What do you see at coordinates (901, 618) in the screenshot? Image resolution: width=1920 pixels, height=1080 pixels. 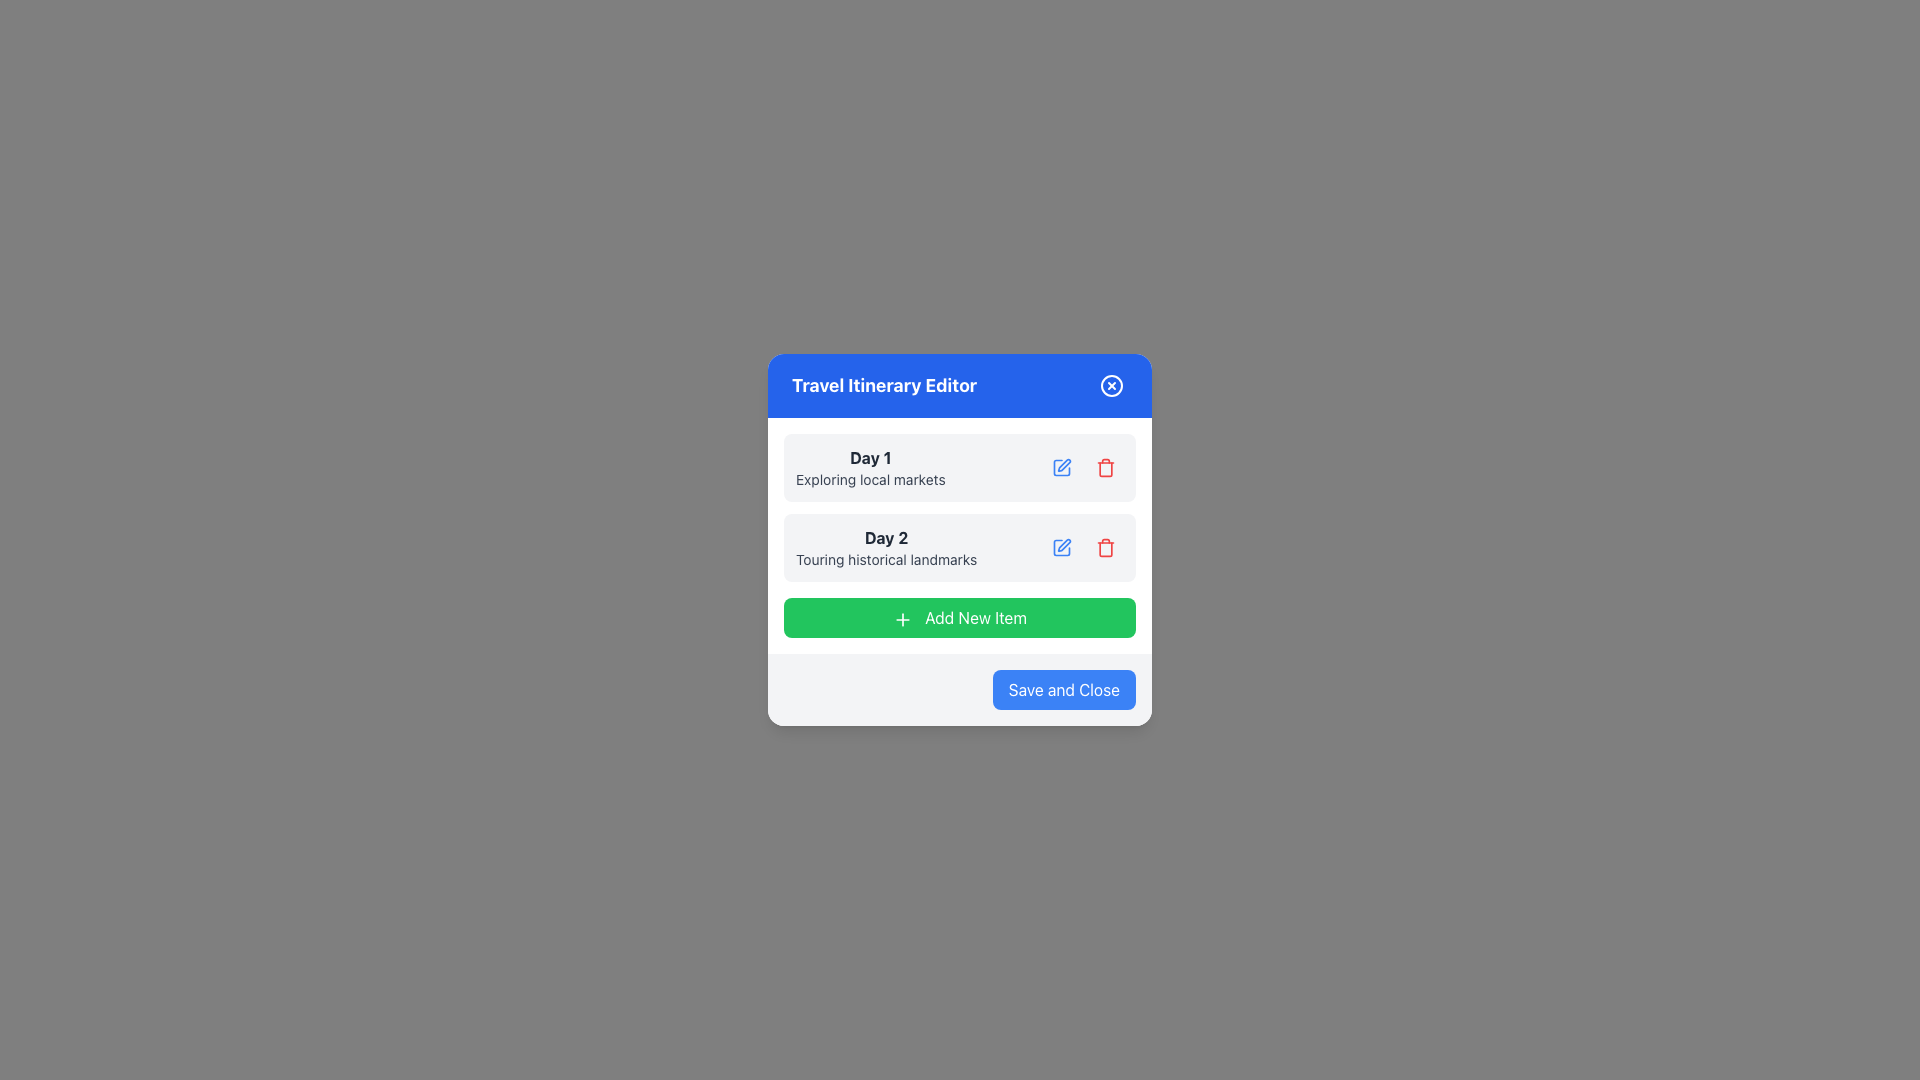 I see `the 'Add New Item' button containing the plus sign icon` at bounding box center [901, 618].